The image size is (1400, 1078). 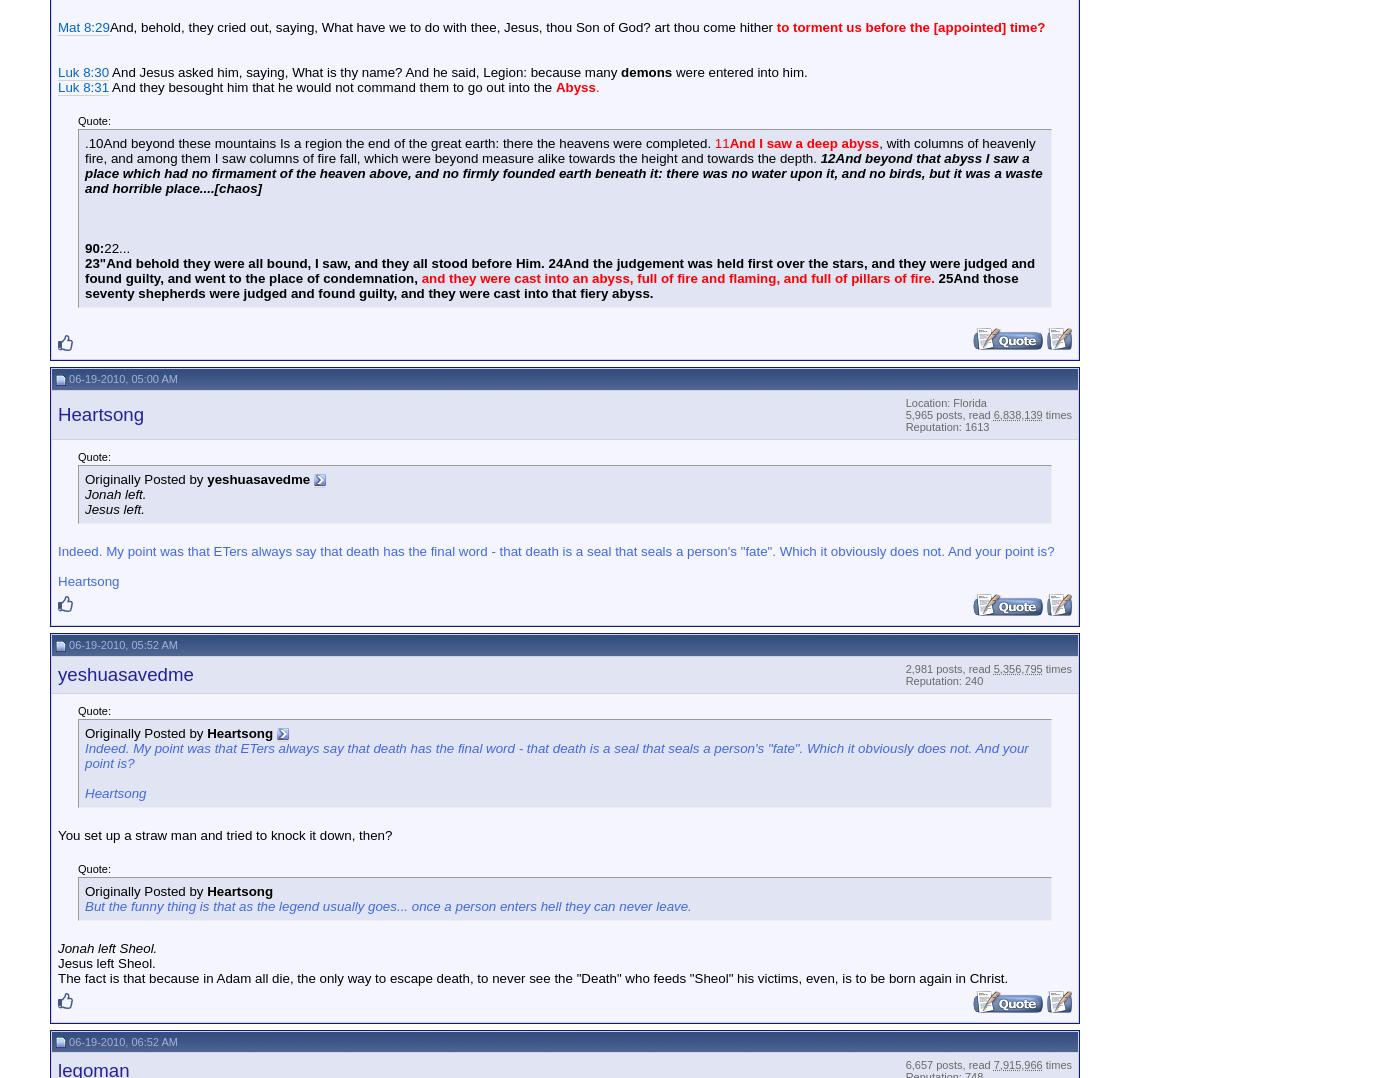 What do you see at coordinates (84, 285) in the screenshot?
I see `'And those seventy shepherds were judged and found guilty, and they were cast into that fiery abyss.'` at bounding box center [84, 285].